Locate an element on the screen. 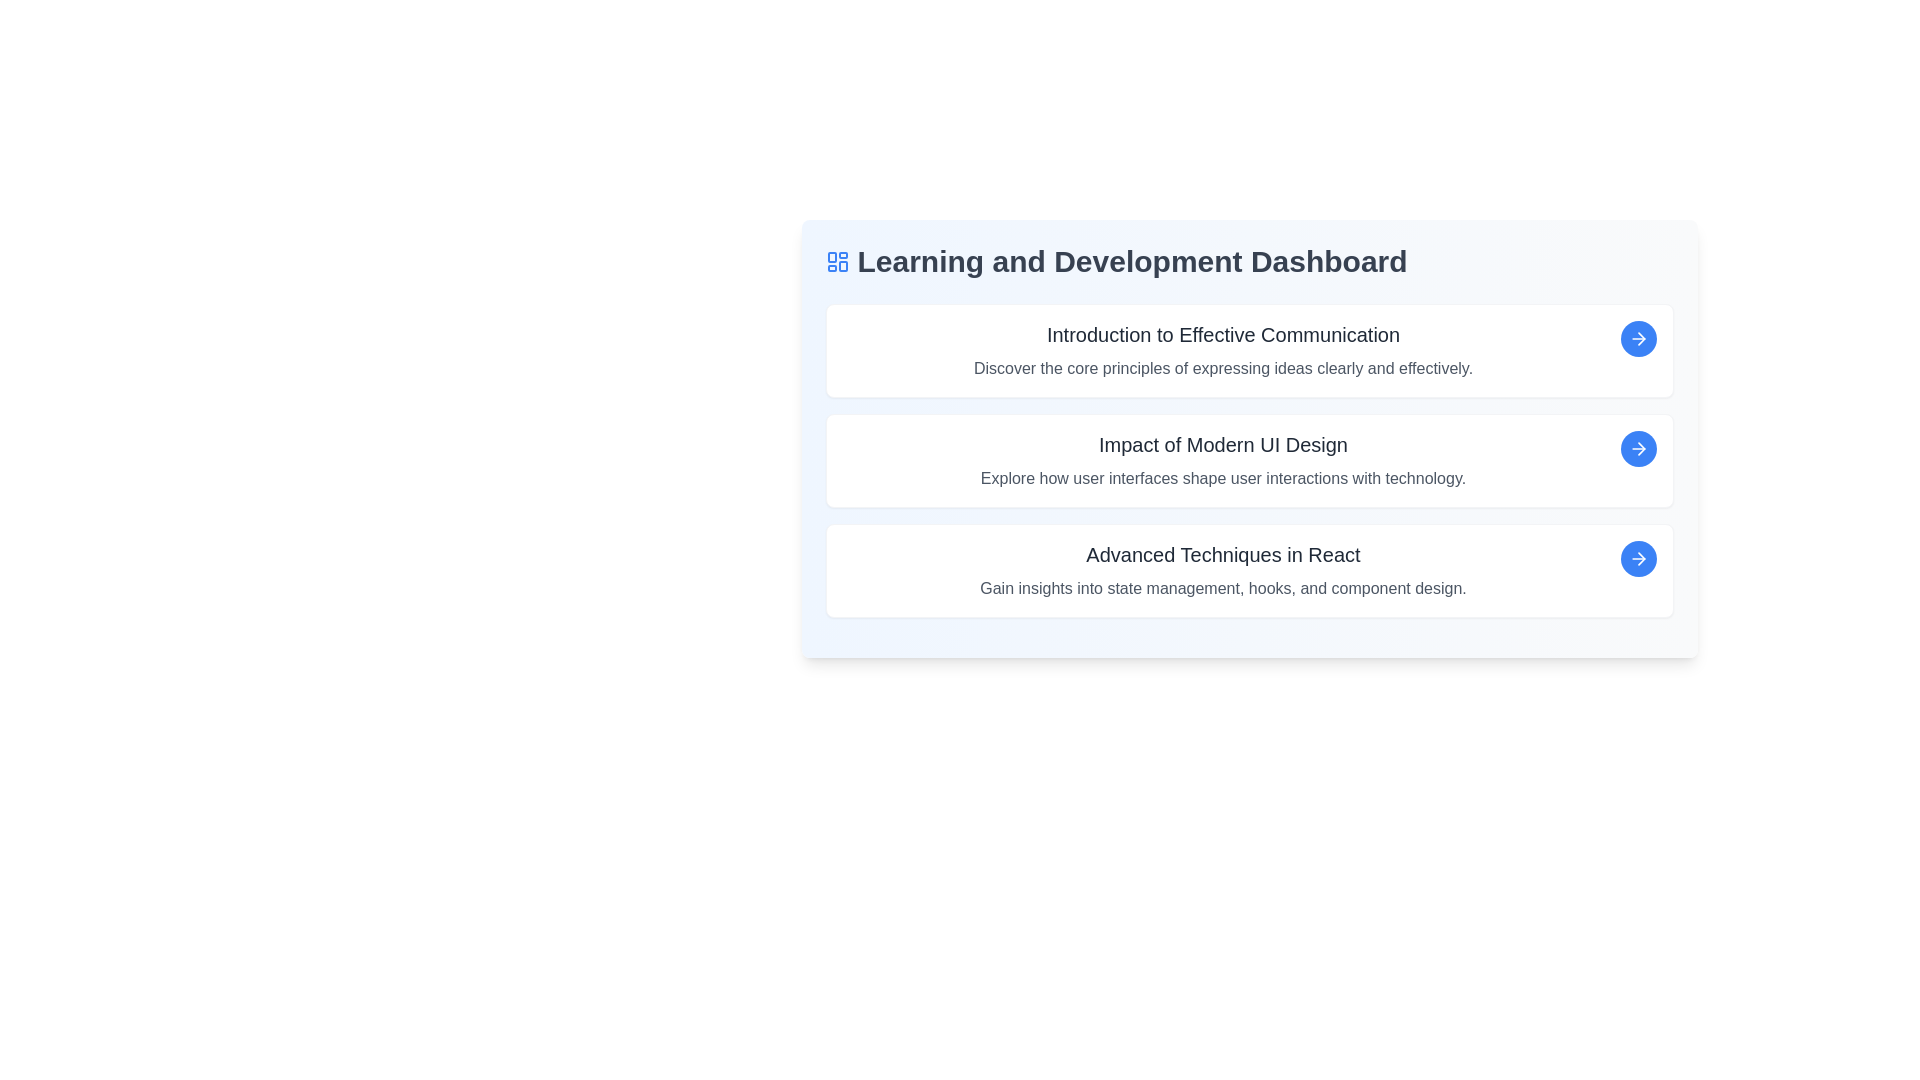 The height and width of the screenshot is (1080, 1920). the blue circular button with a right-pointing white arrow icon is located at coordinates (1638, 559).